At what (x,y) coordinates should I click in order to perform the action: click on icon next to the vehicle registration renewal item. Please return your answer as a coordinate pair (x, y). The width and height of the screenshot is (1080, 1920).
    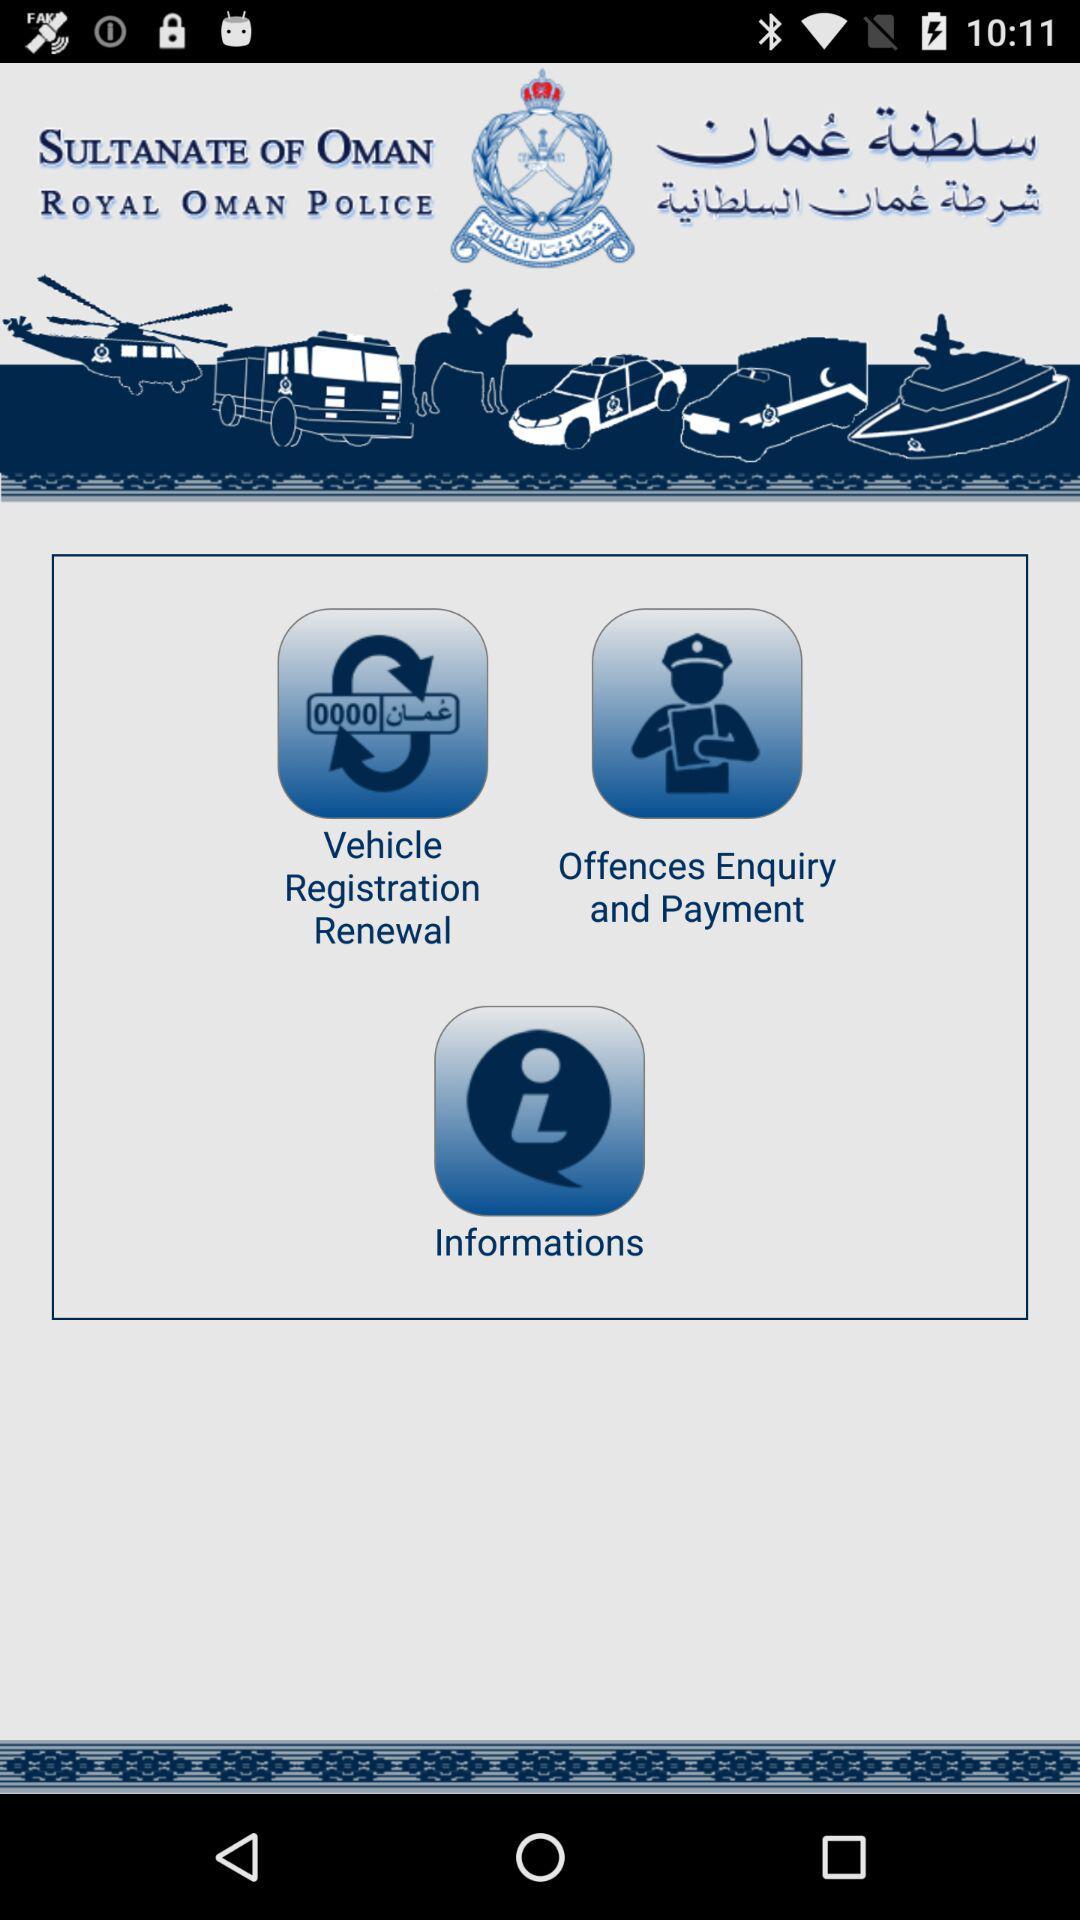
    Looking at the image, I should click on (696, 713).